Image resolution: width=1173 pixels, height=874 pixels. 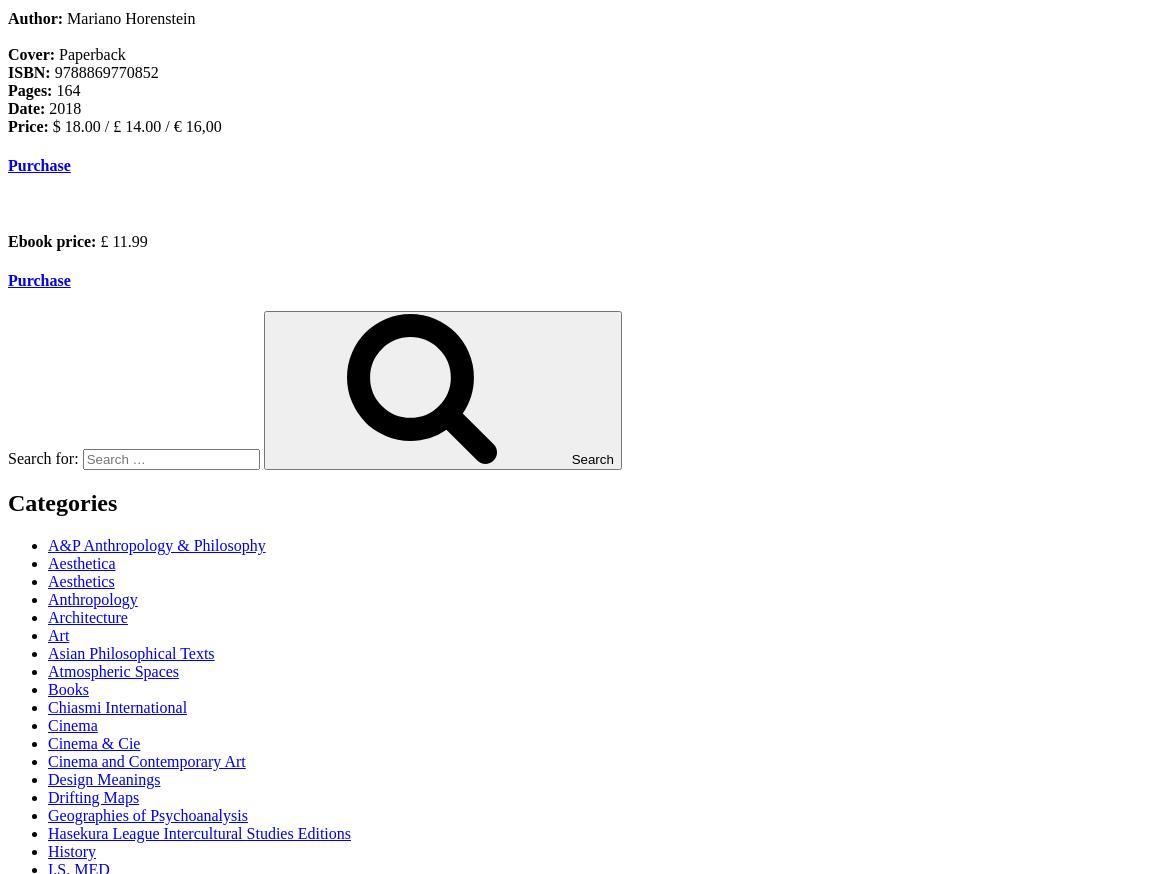 I want to click on 'Search for:', so click(x=43, y=457).